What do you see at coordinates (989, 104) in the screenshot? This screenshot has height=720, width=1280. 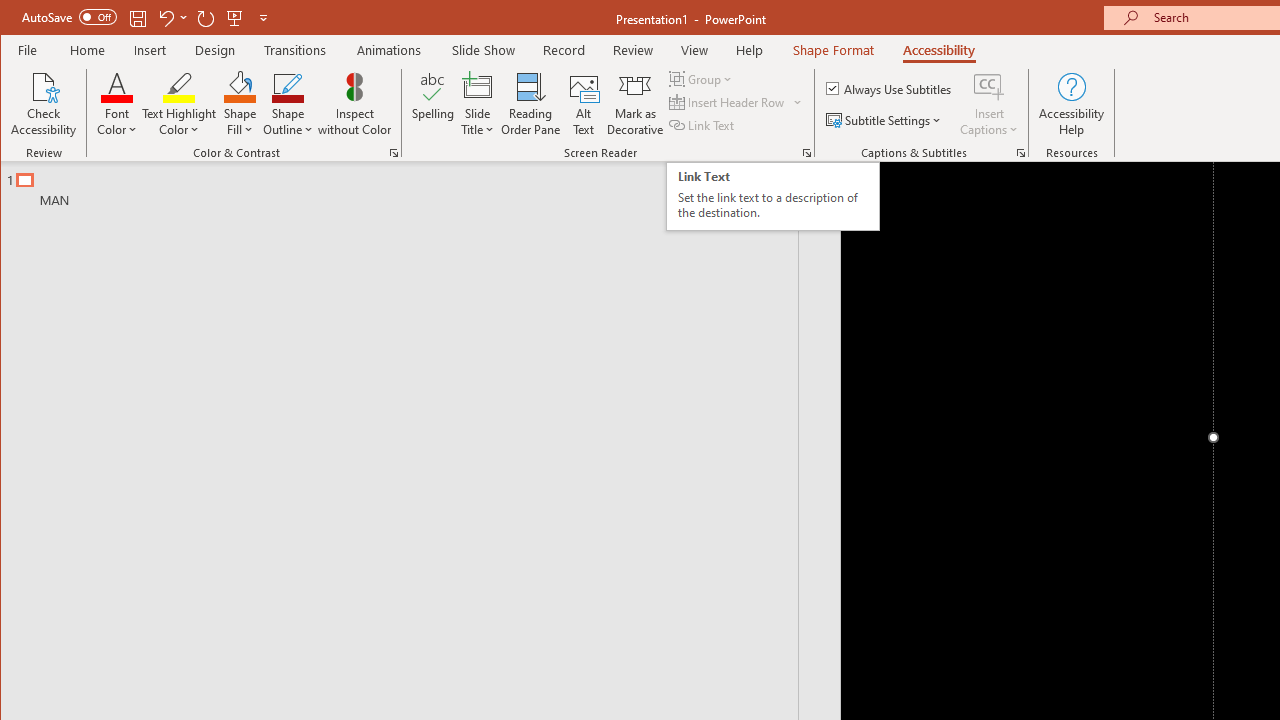 I see `'Insert Captions'` at bounding box center [989, 104].